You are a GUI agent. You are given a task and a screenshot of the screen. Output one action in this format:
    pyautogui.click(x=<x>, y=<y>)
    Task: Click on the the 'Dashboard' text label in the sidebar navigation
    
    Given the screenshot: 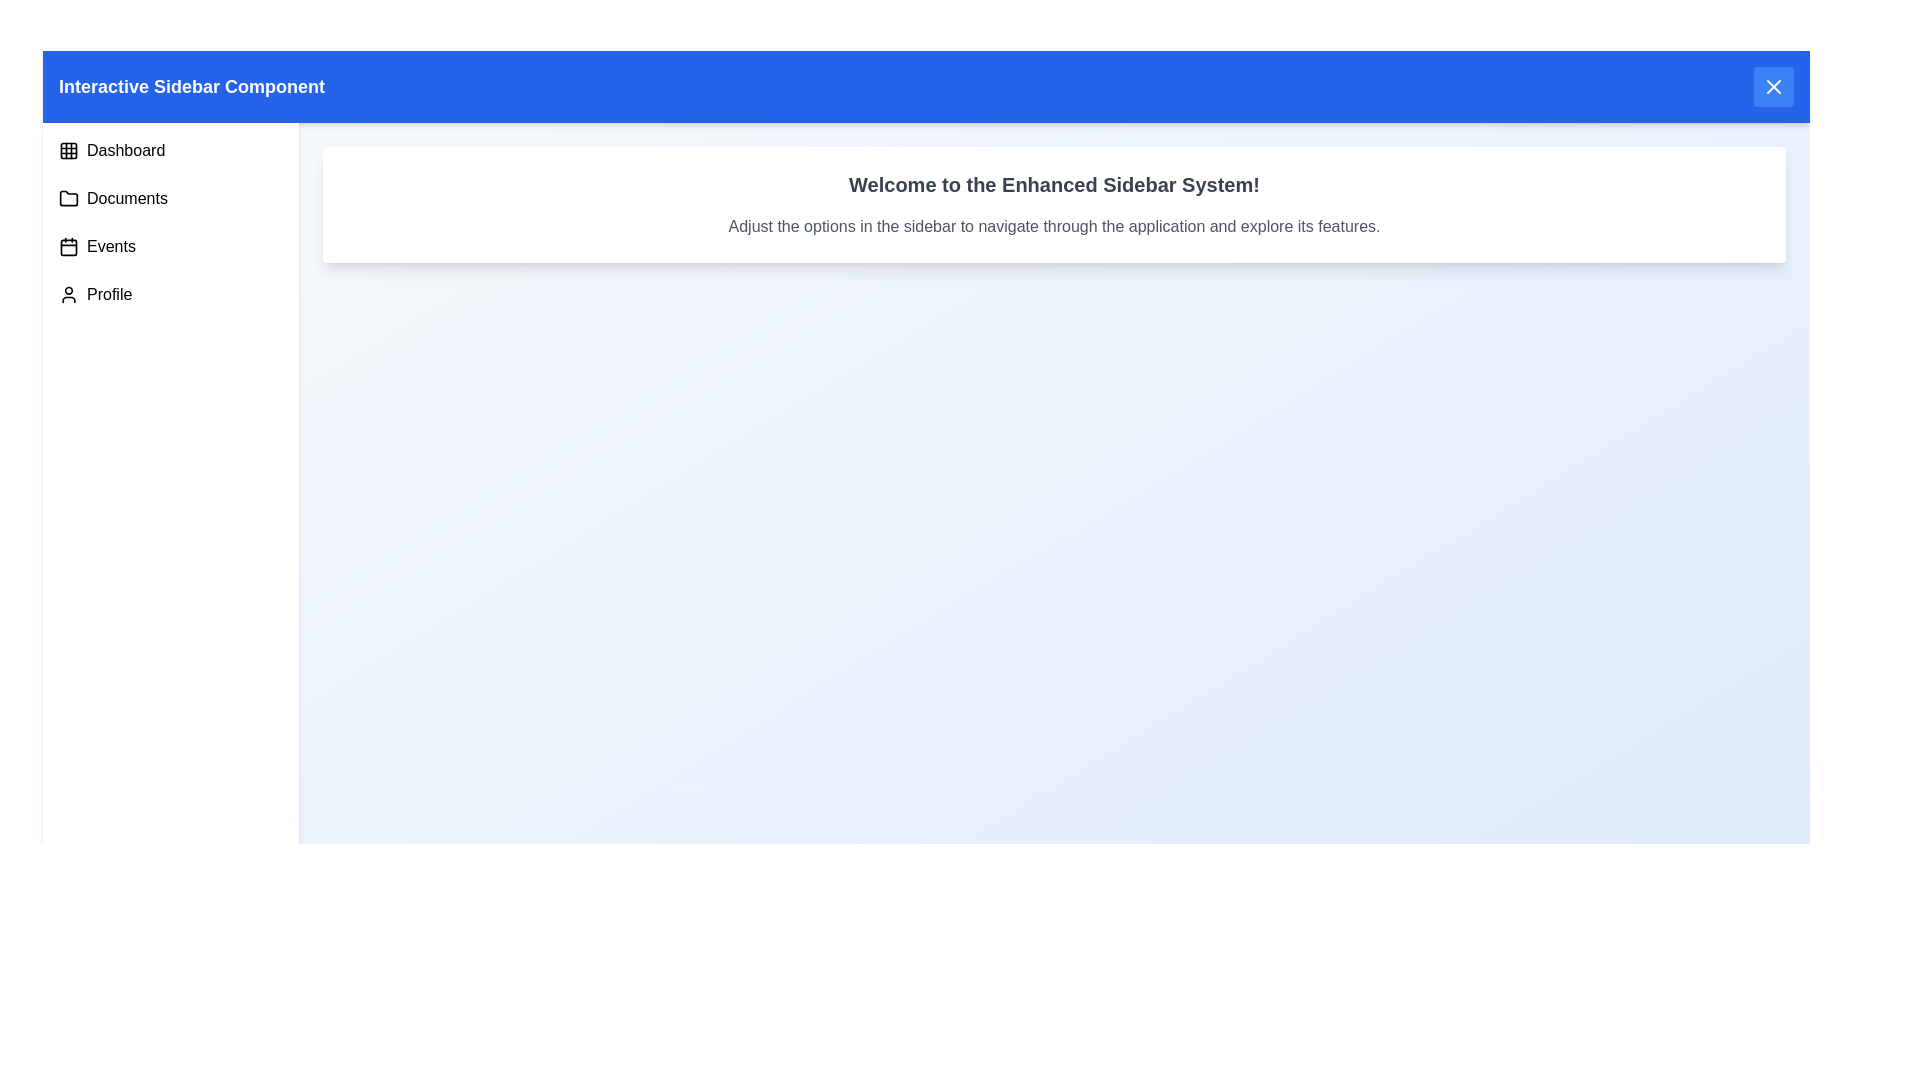 What is the action you would take?
    pyautogui.click(x=125, y=149)
    